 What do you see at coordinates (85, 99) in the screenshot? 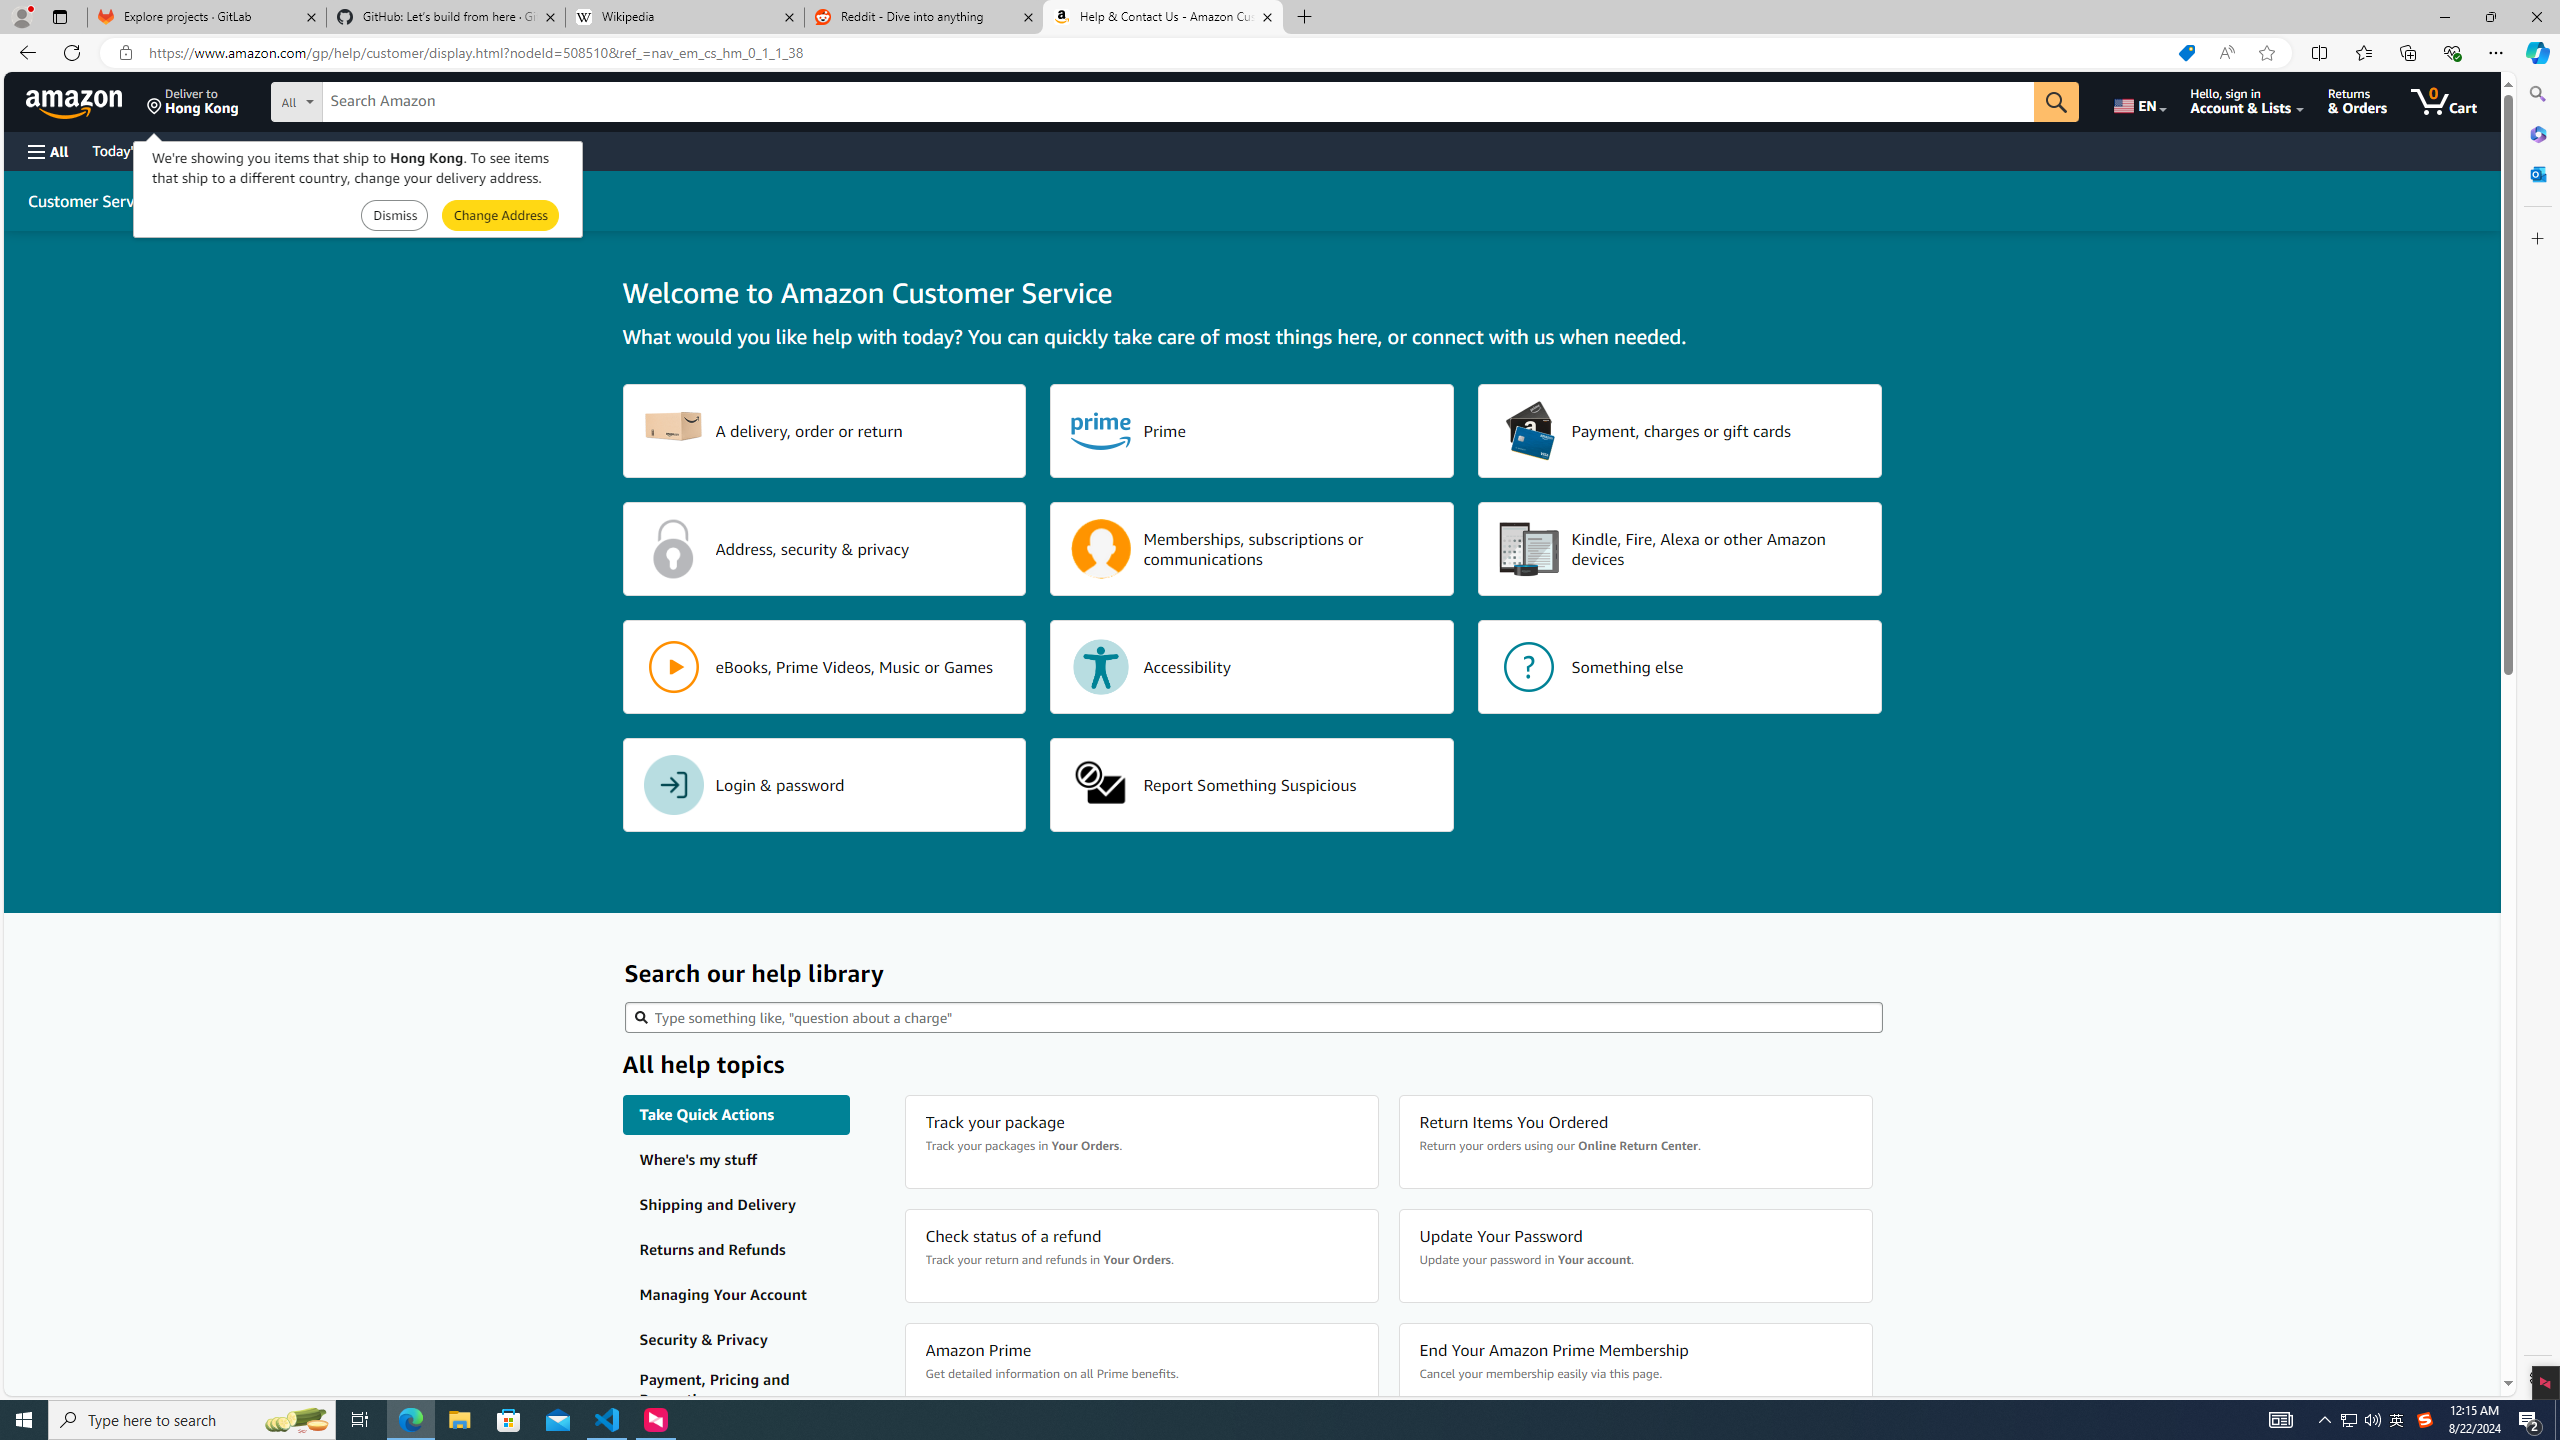
I see `'Skip to main content'` at bounding box center [85, 99].